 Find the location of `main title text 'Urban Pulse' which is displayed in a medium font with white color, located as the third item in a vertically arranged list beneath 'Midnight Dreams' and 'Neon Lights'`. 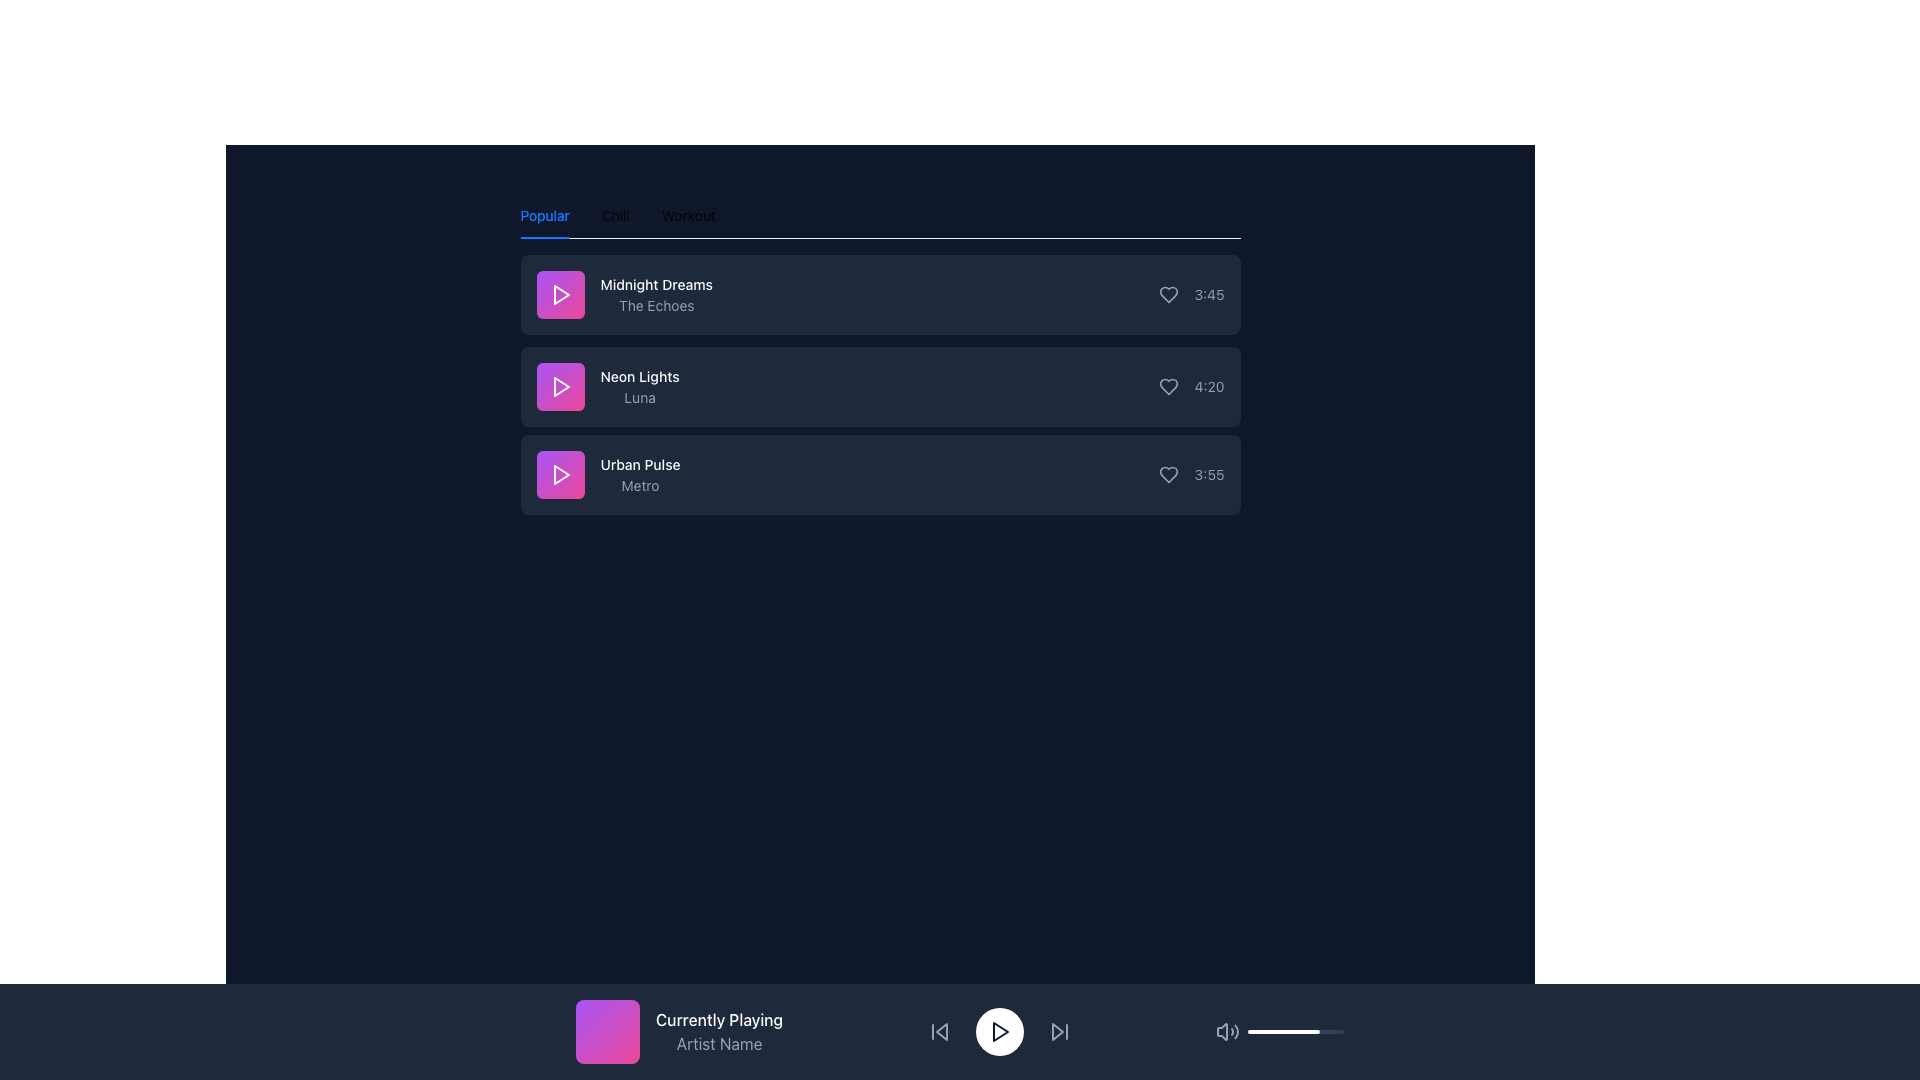

main title text 'Urban Pulse' which is displayed in a medium font with white color, located as the third item in a vertically arranged list beneath 'Midnight Dreams' and 'Neon Lights' is located at coordinates (640, 465).